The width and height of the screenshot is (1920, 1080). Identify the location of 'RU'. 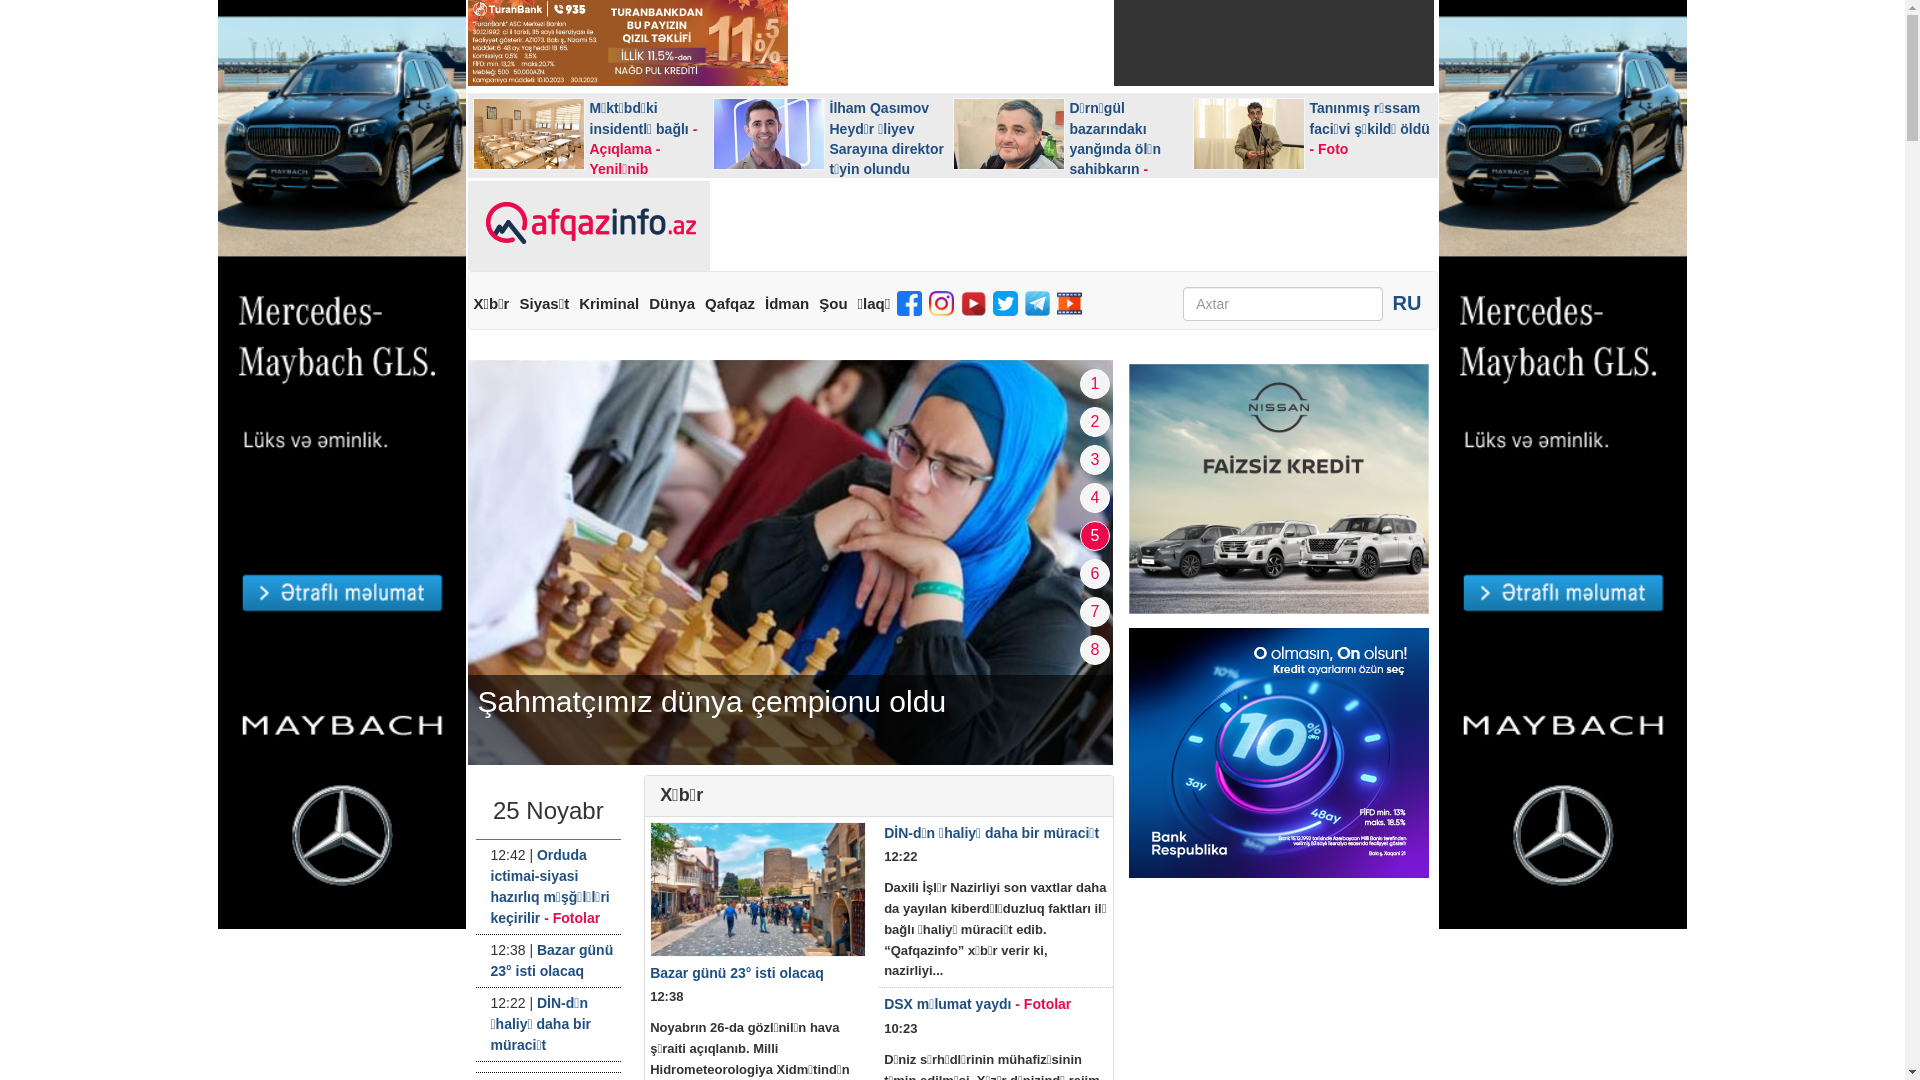
(1406, 303).